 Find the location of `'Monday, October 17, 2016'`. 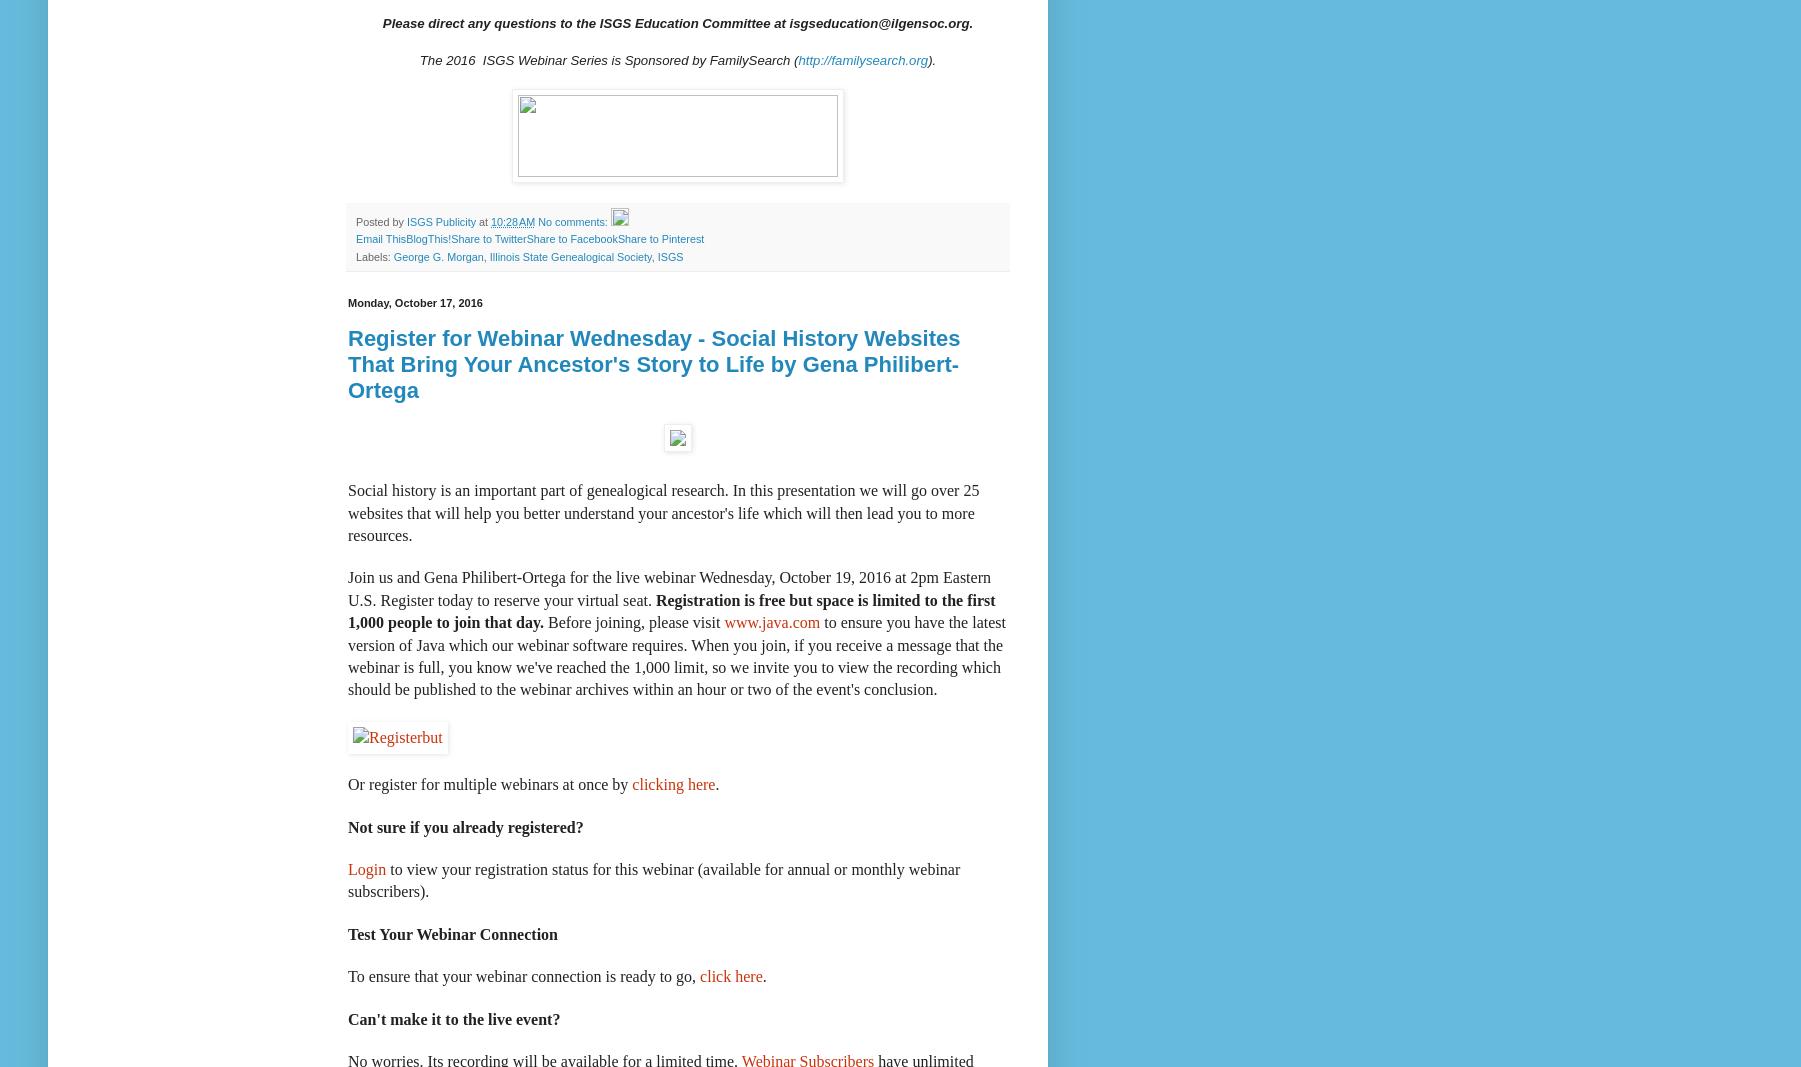

'Monday, October 17, 2016' is located at coordinates (413, 303).